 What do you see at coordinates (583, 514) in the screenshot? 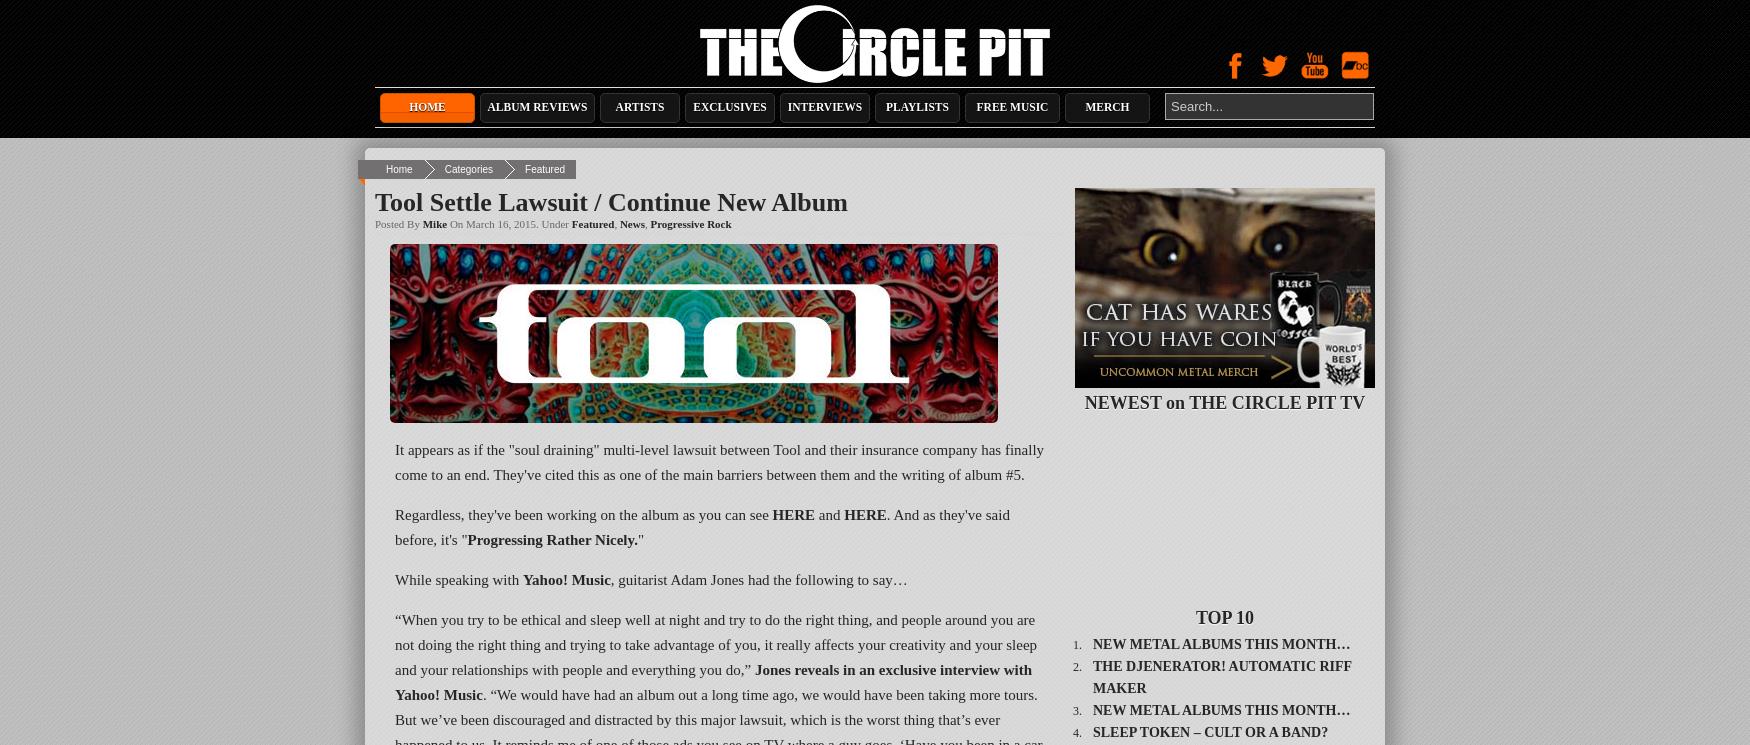
I see `'Regardless, they've been working on the album as you can see'` at bounding box center [583, 514].